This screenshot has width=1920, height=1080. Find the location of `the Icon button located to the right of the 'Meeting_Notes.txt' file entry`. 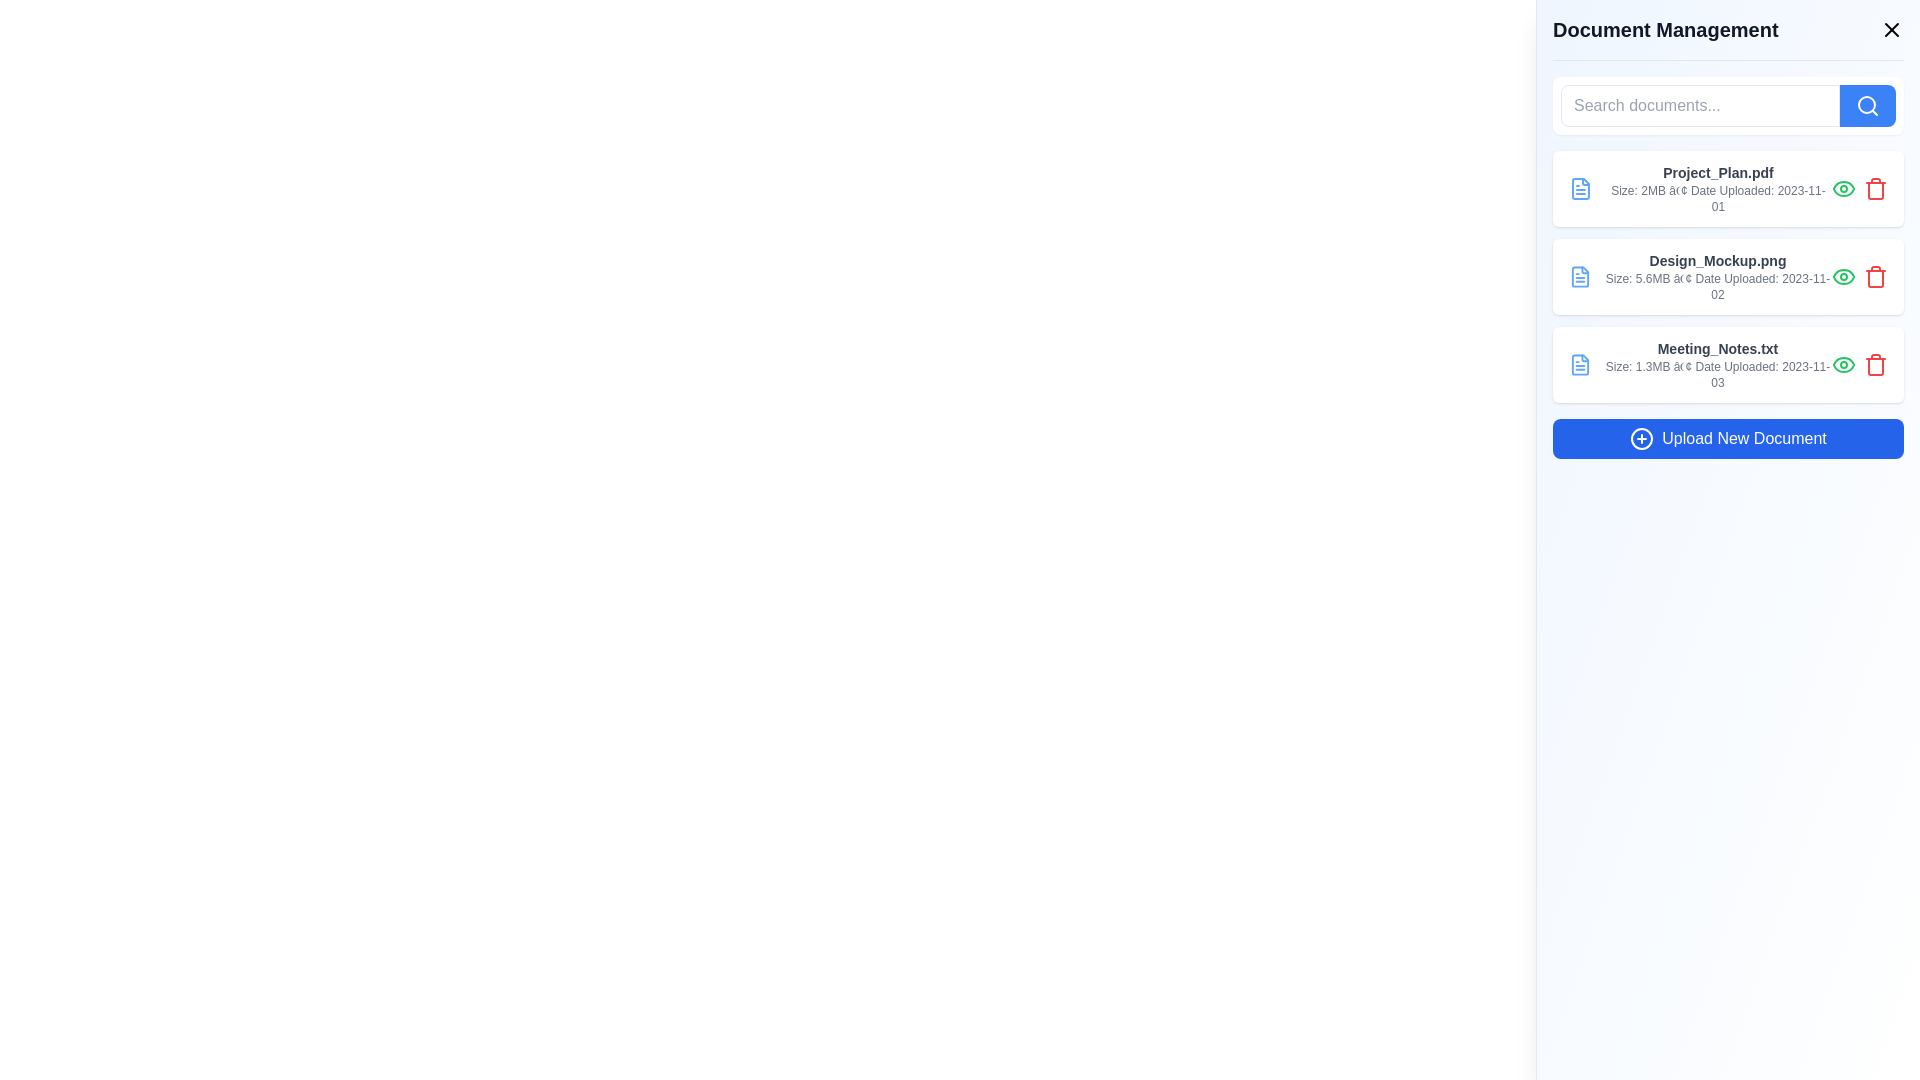

the Icon button located to the right of the 'Meeting_Notes.txt' file entry is located at coordinates (1842, 365).